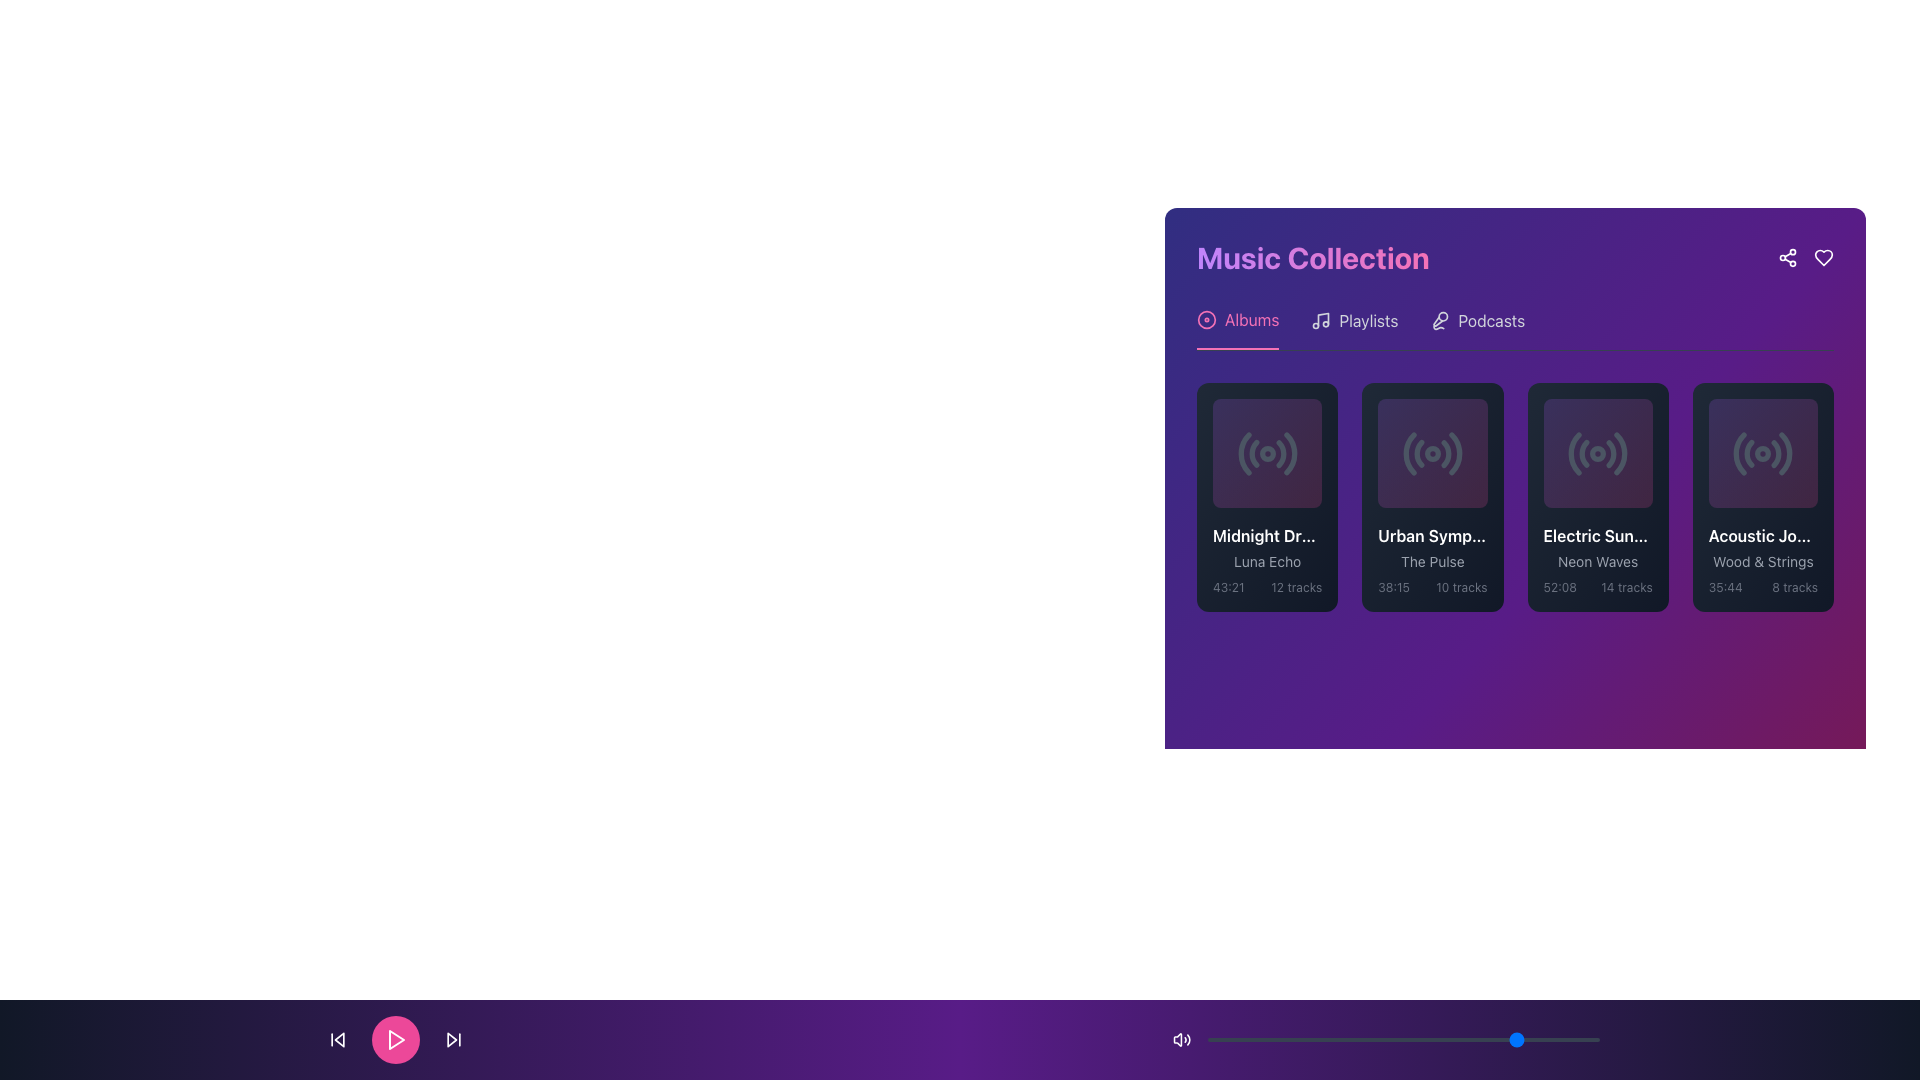 Image resolution: width=1920 pixels, height=1080 pixels. I want to click on the backward skip button, which is a small icon with a triangle pointing left and a vertical line, located at the bottom-left corner of the media control interface, so click(337, 1039).